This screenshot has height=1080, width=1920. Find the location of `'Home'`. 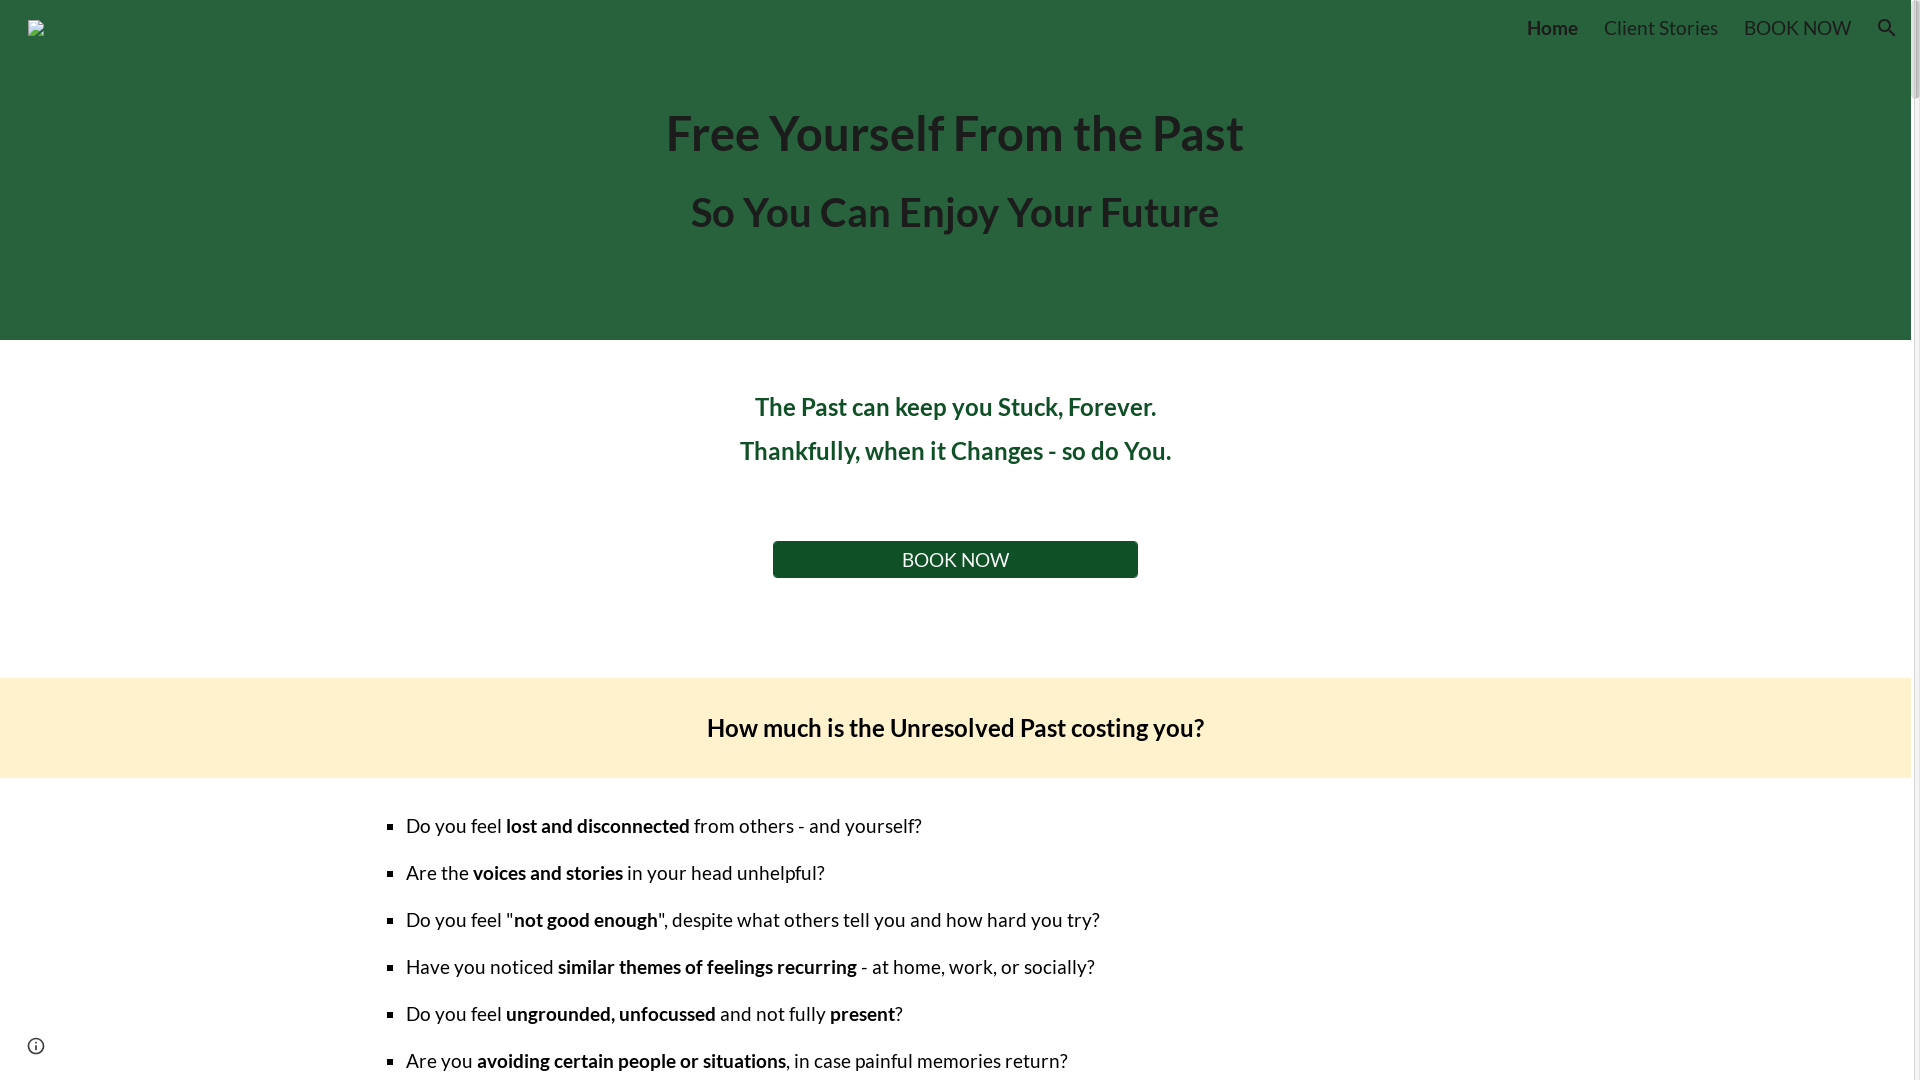

'Home' is located at coordinates (1525, 27).